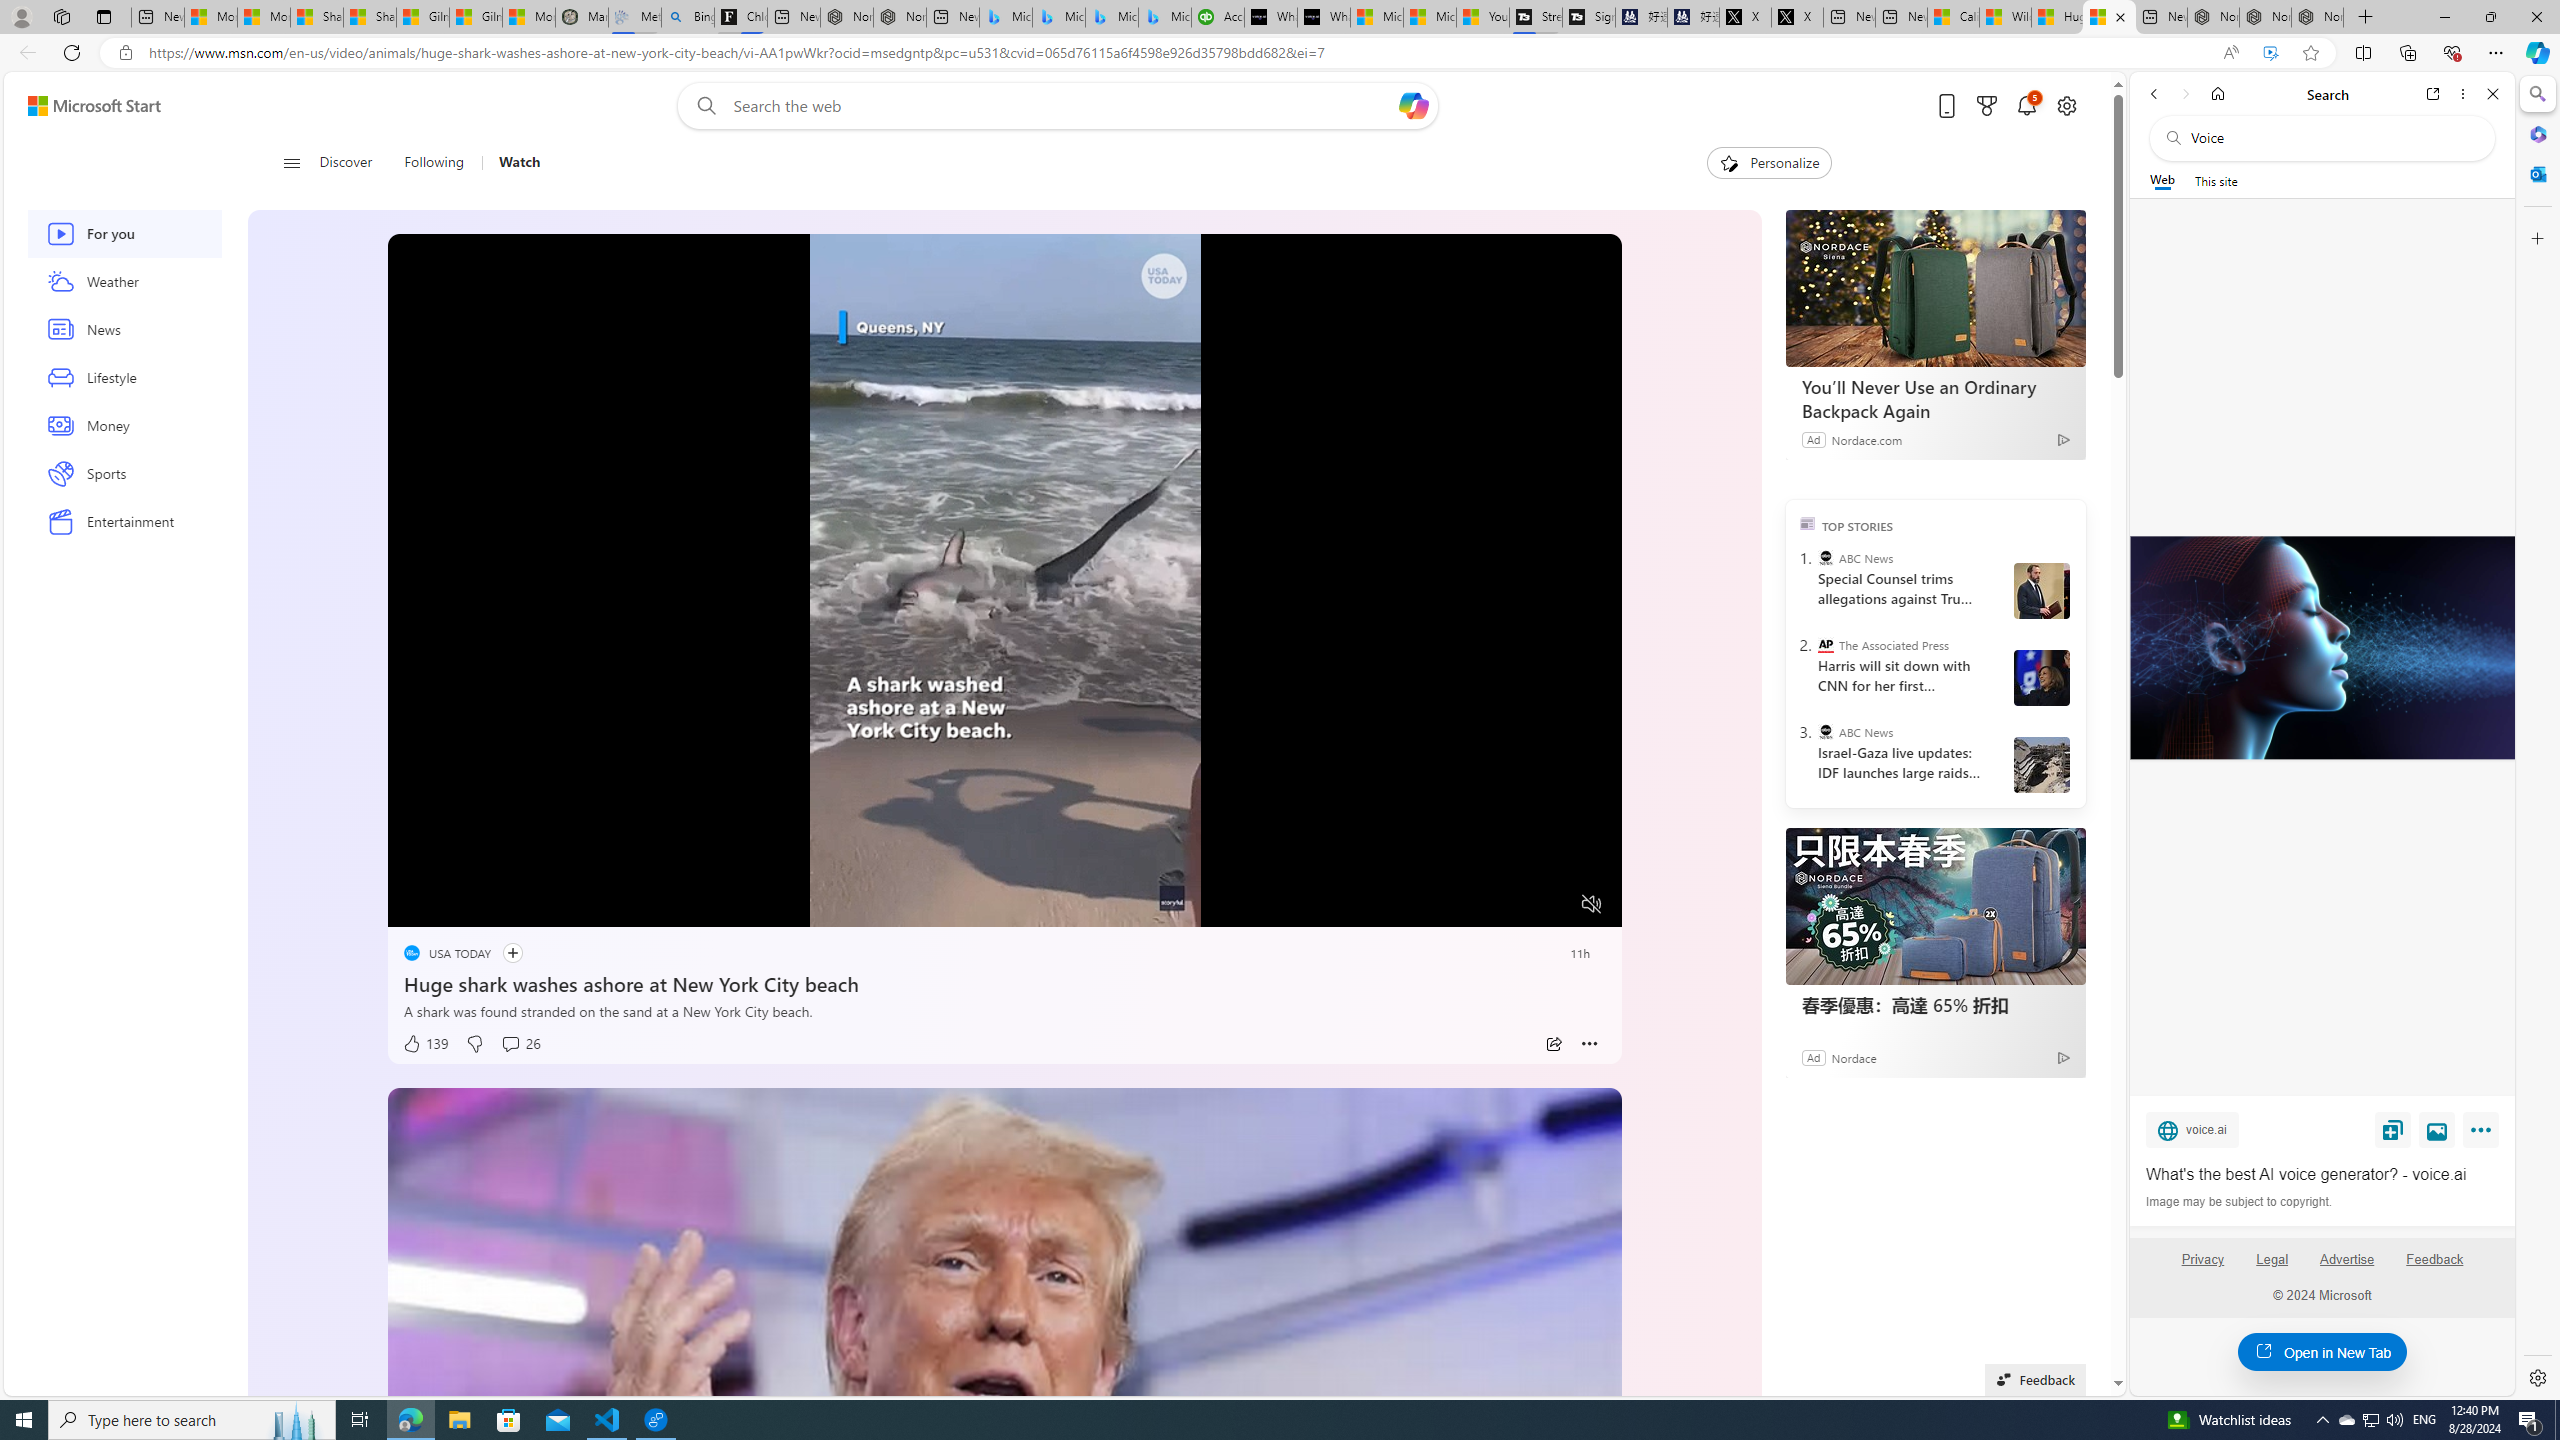  What do you see at coordinates (2437, 1129) in the screenshot?
I see `'View image'` at bounding box center [2437, 1129].